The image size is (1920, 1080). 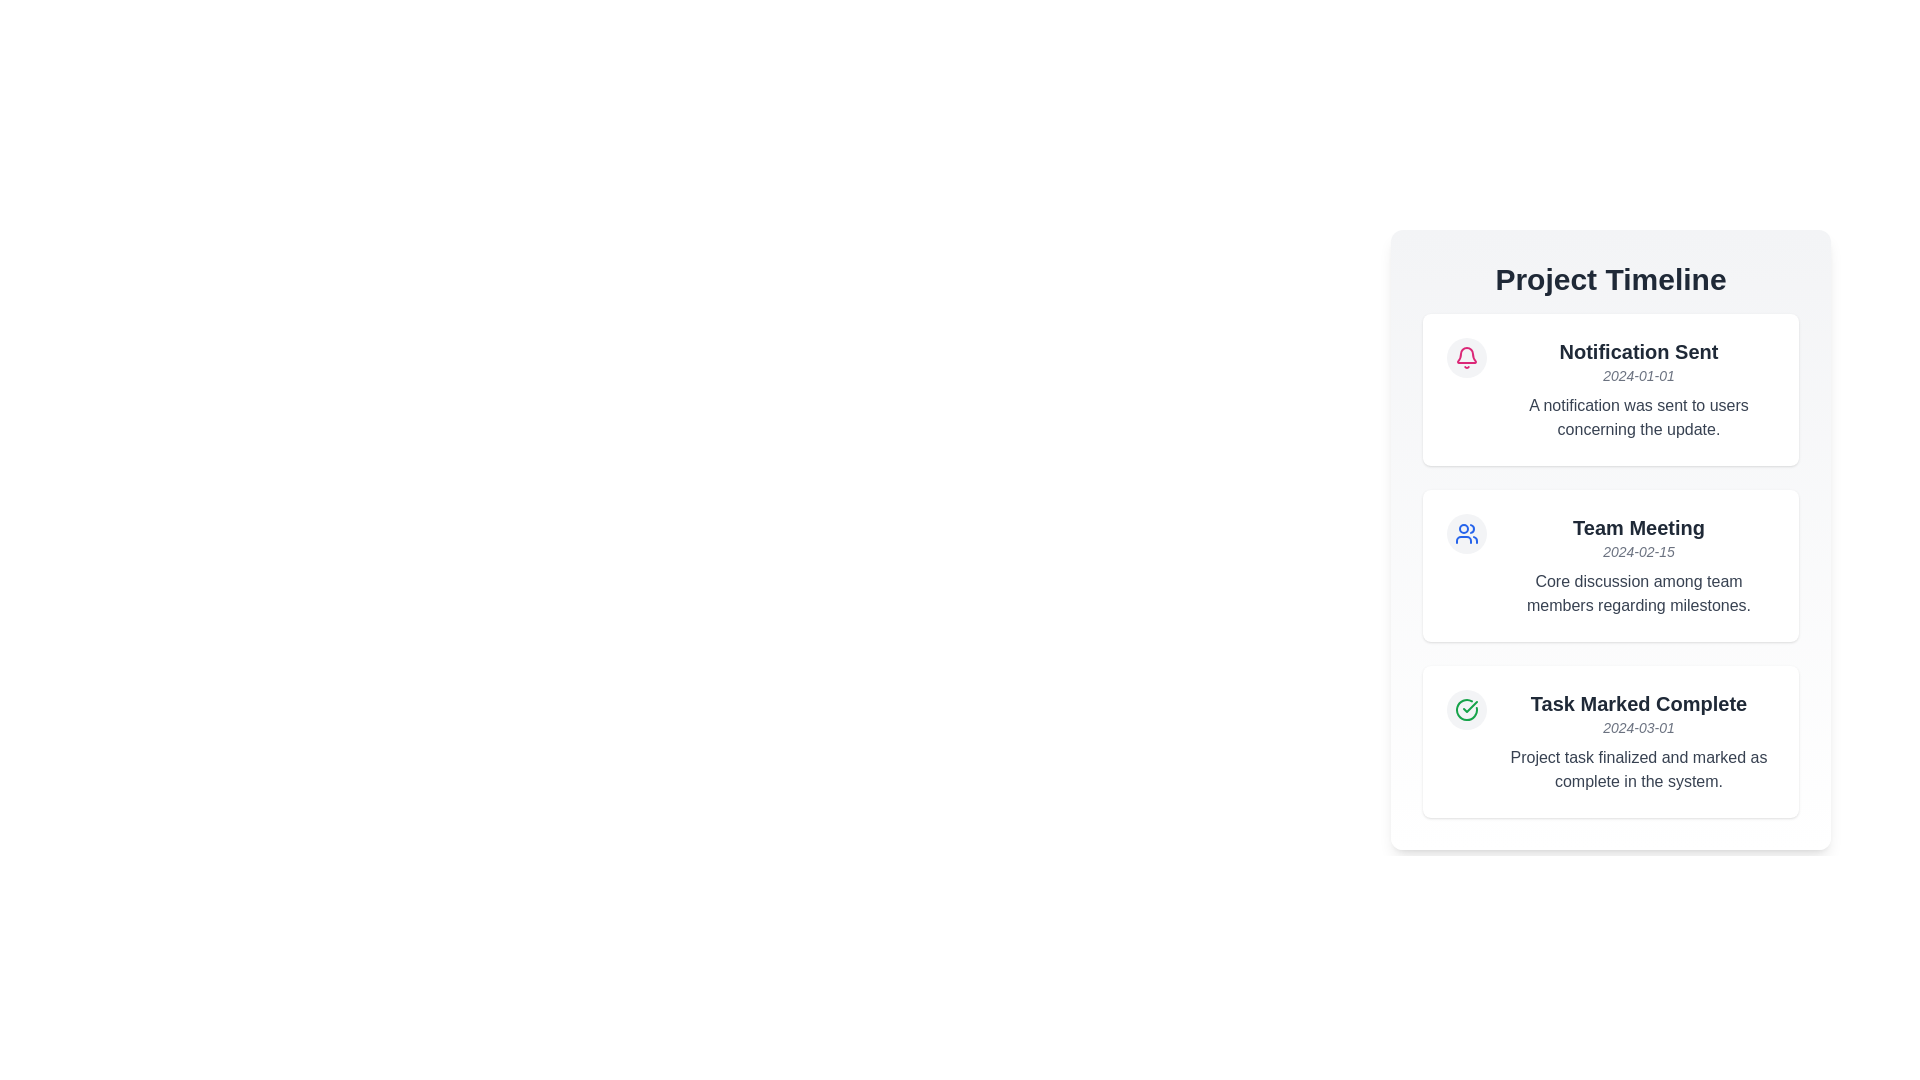 What do you see at coordinates (1467, 357) in the screenshot?
I see `the notification icon, which is the first item in the left section of the notification block, positioned to the left of the title 'Notification Sent'` at bounding box center [1467, 357].